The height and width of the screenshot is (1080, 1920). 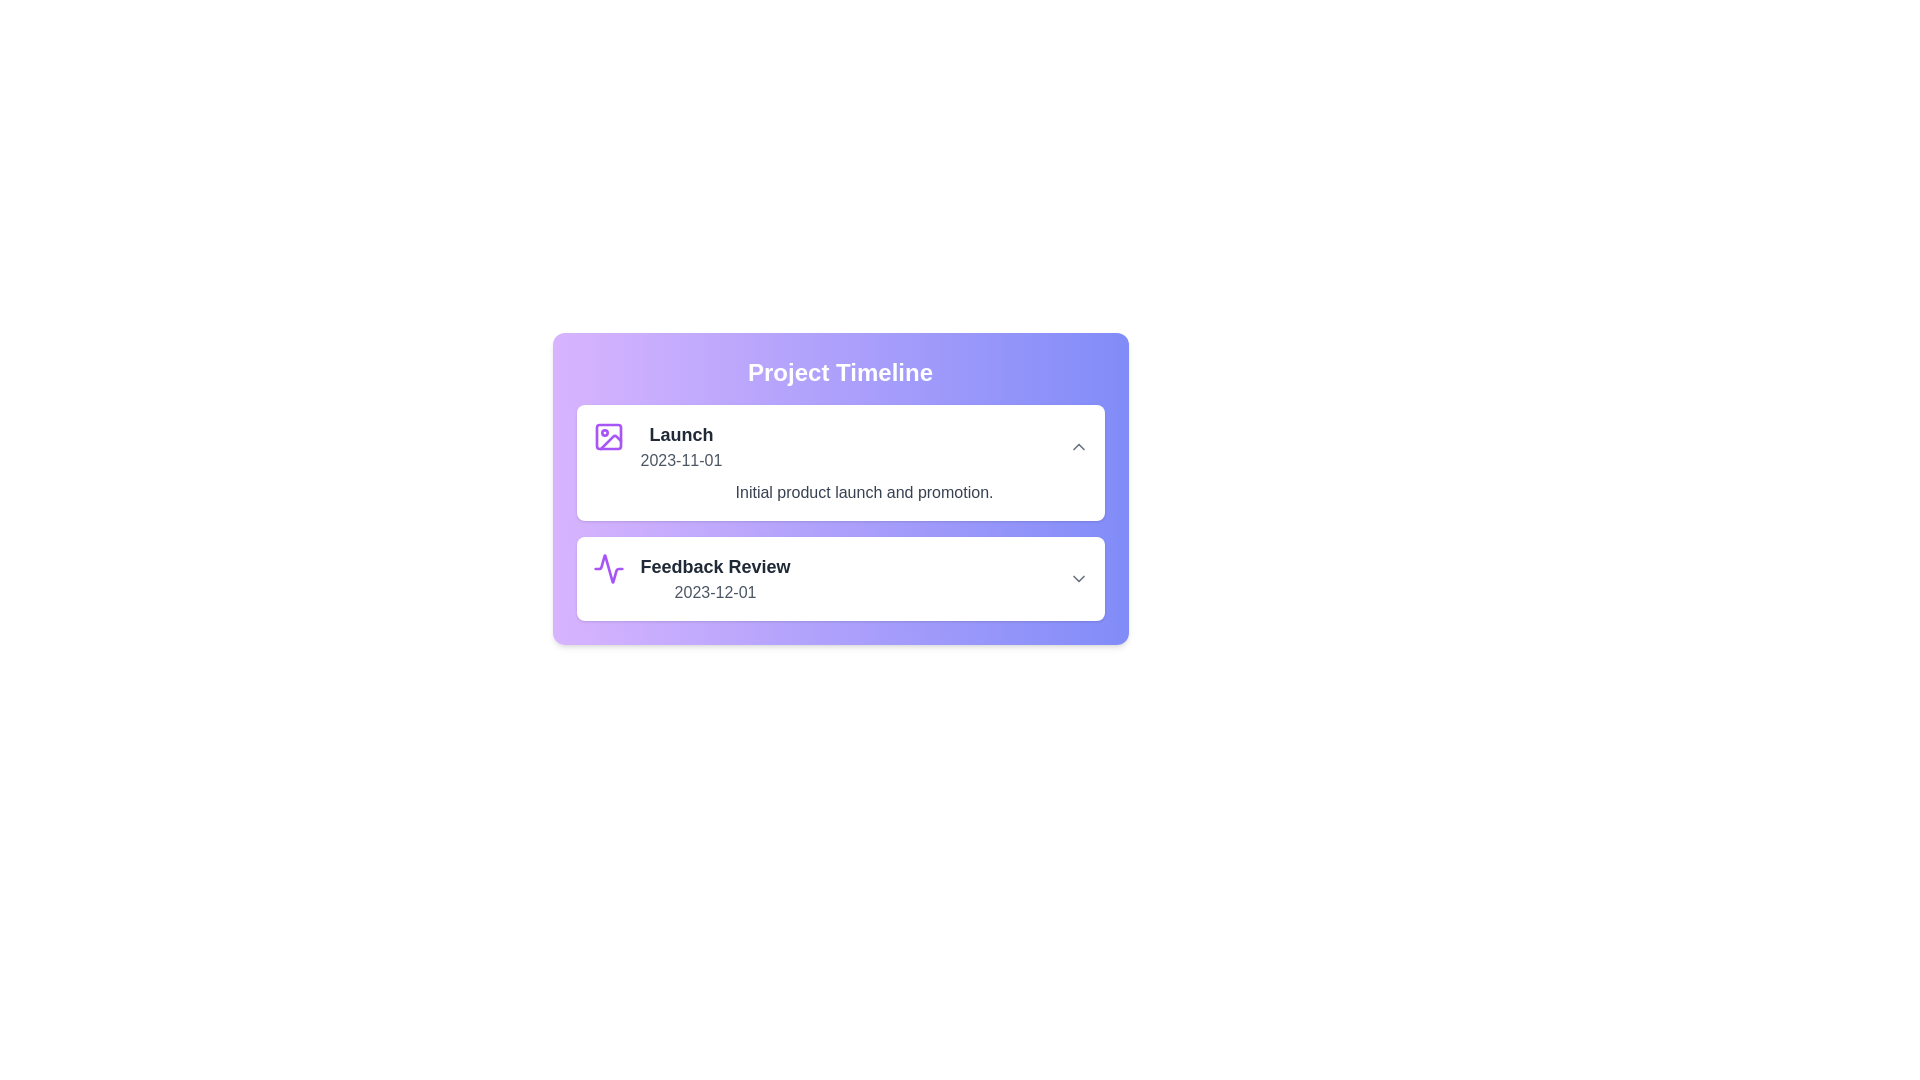 What do you see at coordinates (1077, 578) in the screenshot?
I see `the Chevron icon dropdown toggle located on the far-right side of the 'Feedback Review' line item in the 'Project Timeline' section` at bounding box center [1077, 578].